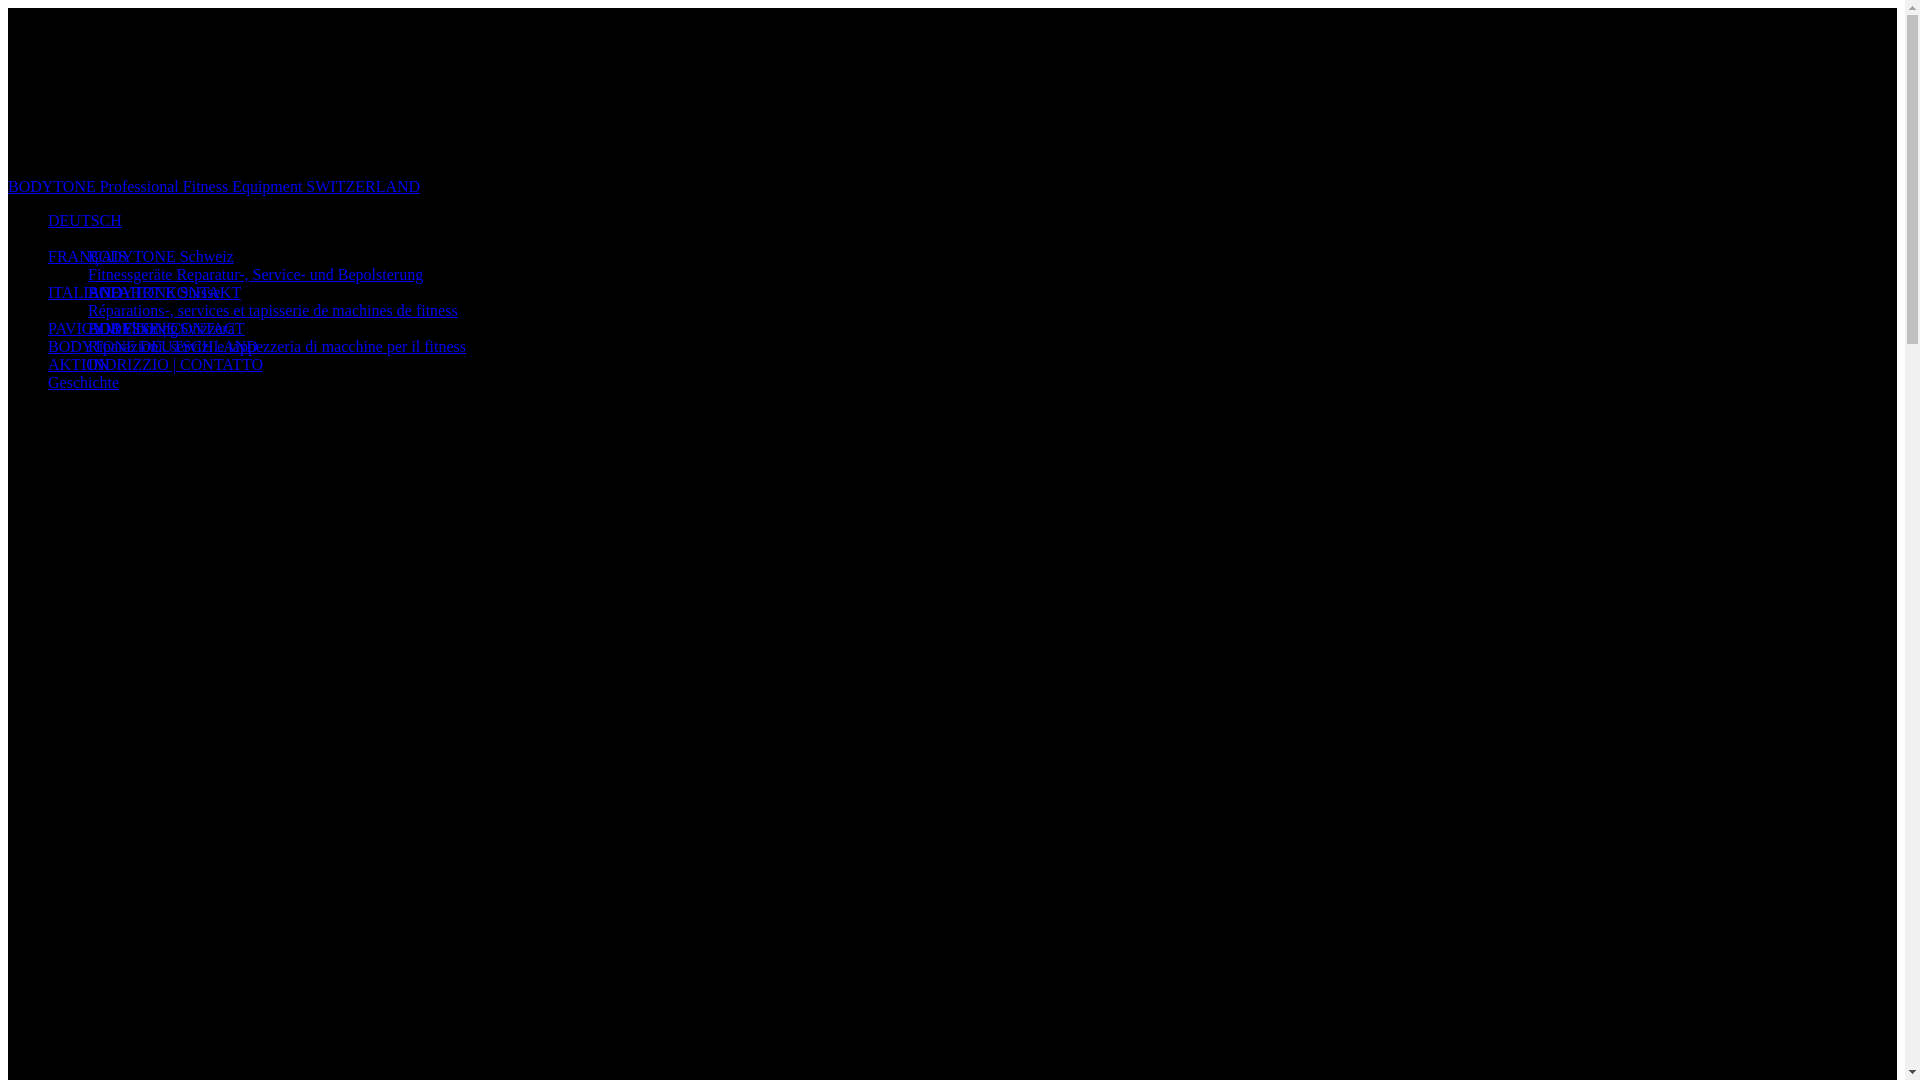 The height and width of the screenshot is (1080, 1920). I want to click on 'BODYTONE Professional Fitness Equipment SWITZERLAND', so click(8, 186).